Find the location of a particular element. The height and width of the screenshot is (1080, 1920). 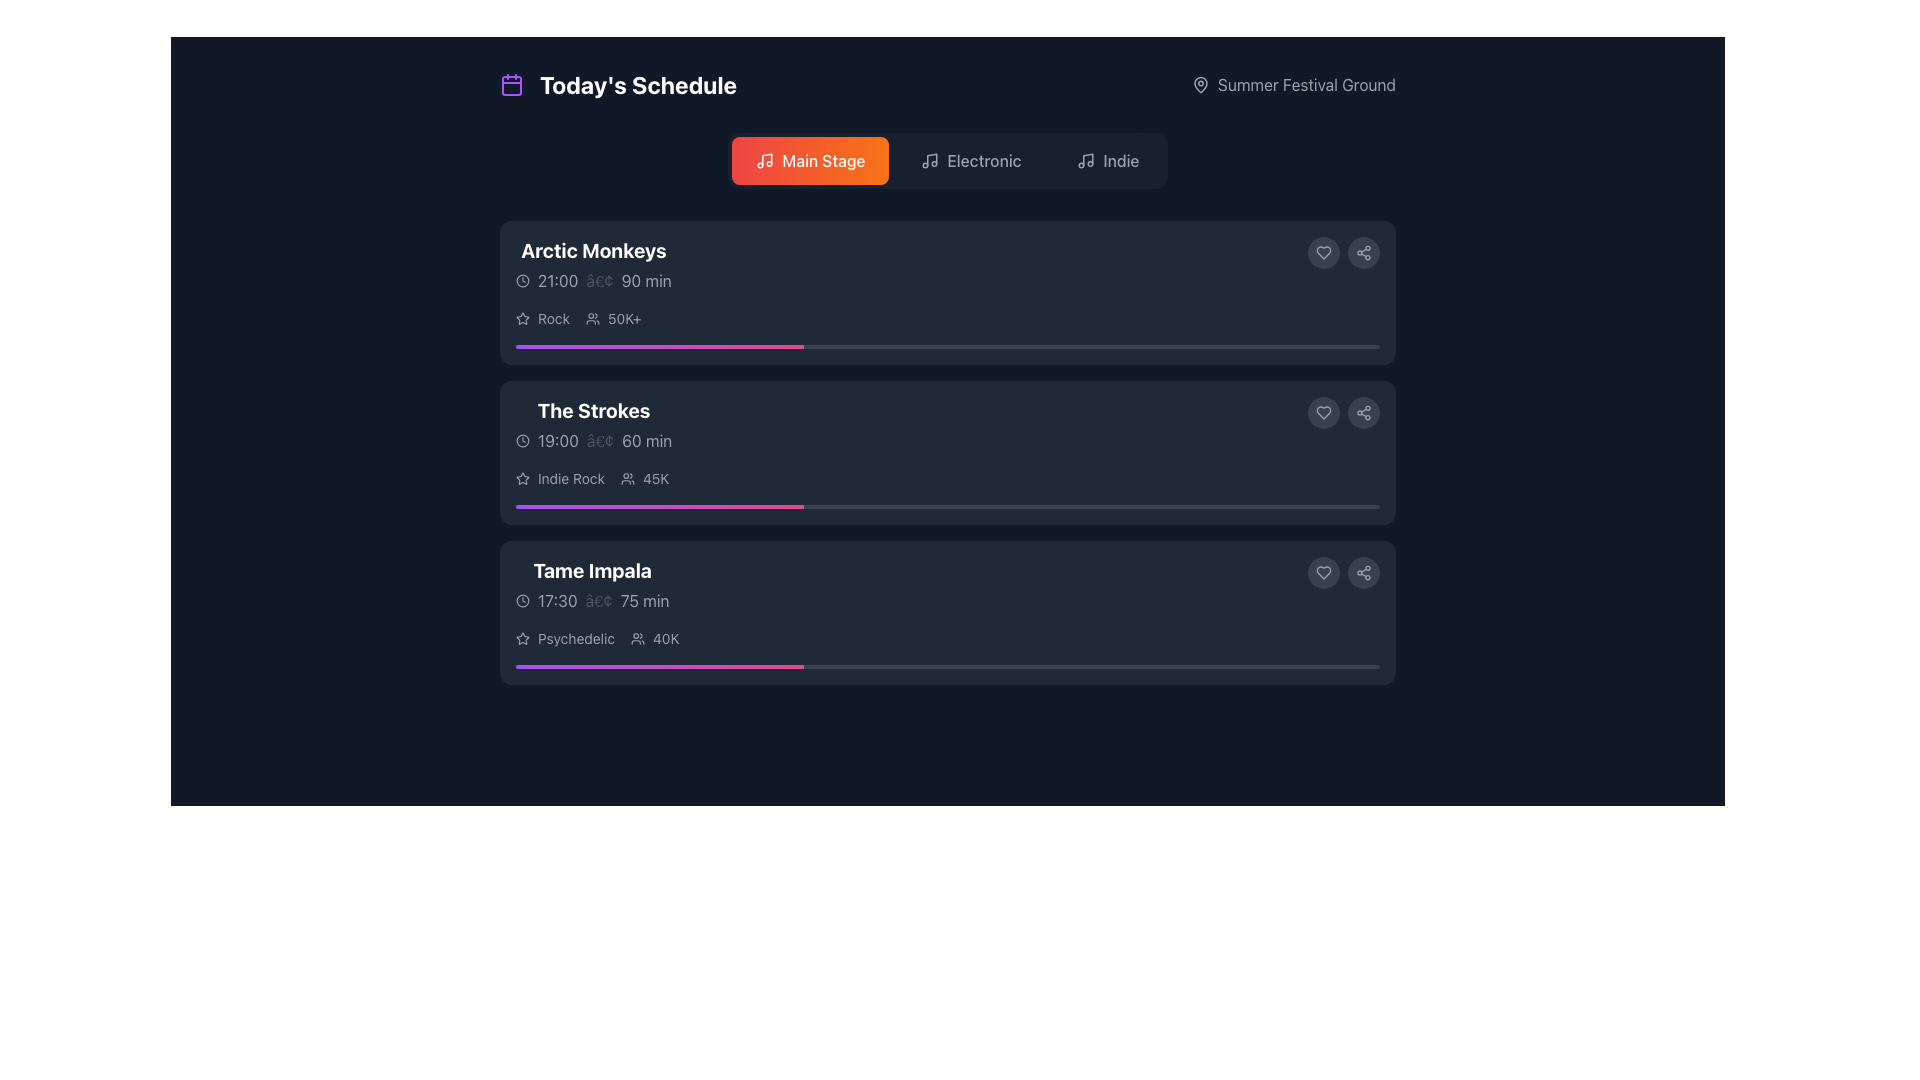

the Time and duration display located beneath 'The Strokes' in the concert schedule block, which is horizontally centered and occupies the second row after the title is located at coordinates (593, 439).